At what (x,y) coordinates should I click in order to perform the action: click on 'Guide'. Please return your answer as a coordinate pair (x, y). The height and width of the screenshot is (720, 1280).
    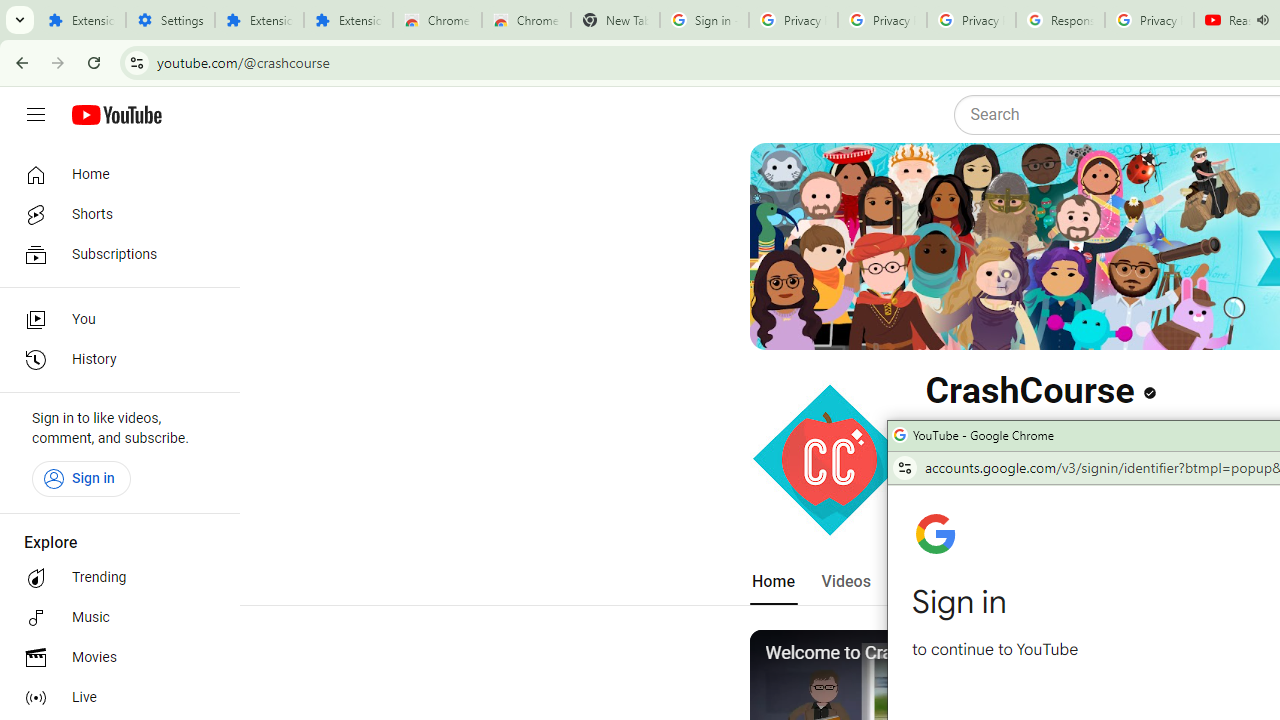
    Looking at the image, I should click on (35, 115).